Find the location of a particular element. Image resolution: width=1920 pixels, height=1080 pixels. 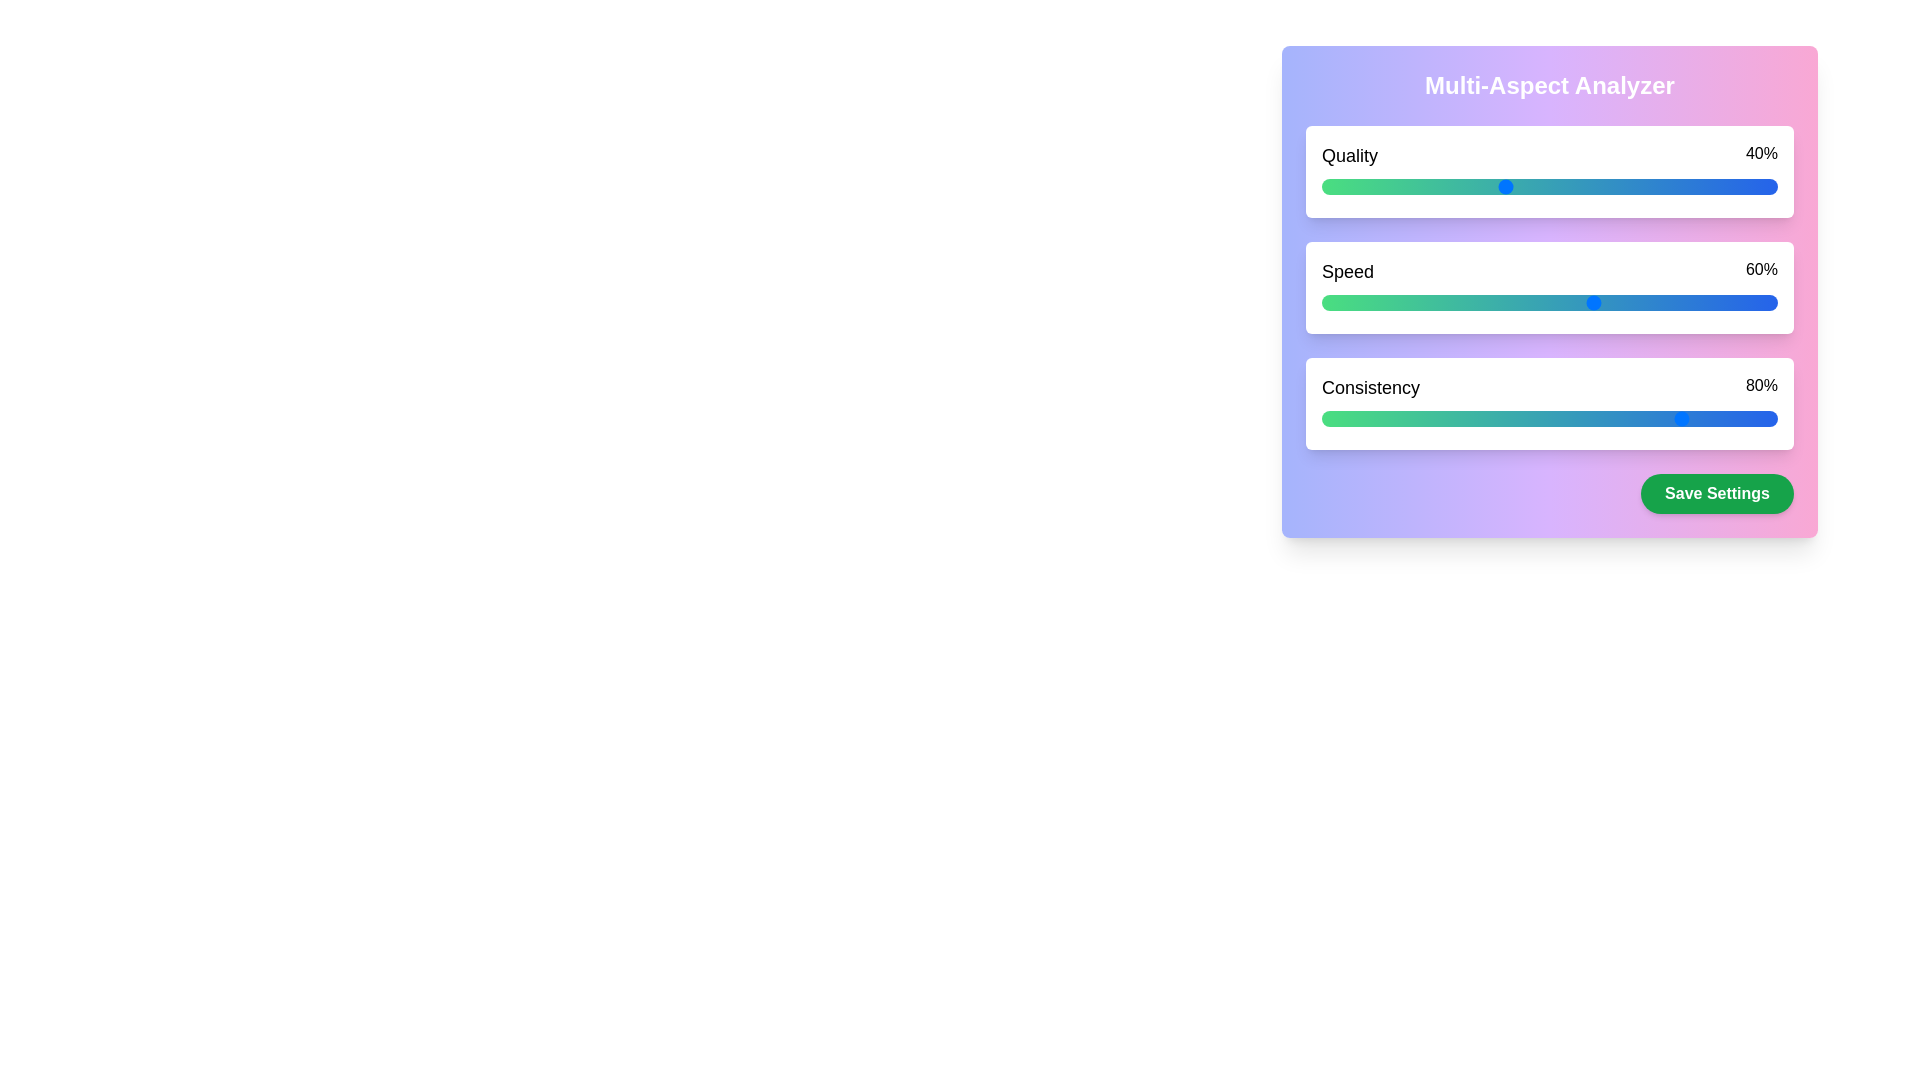

Consistency is located at coordinates (1513, 418).